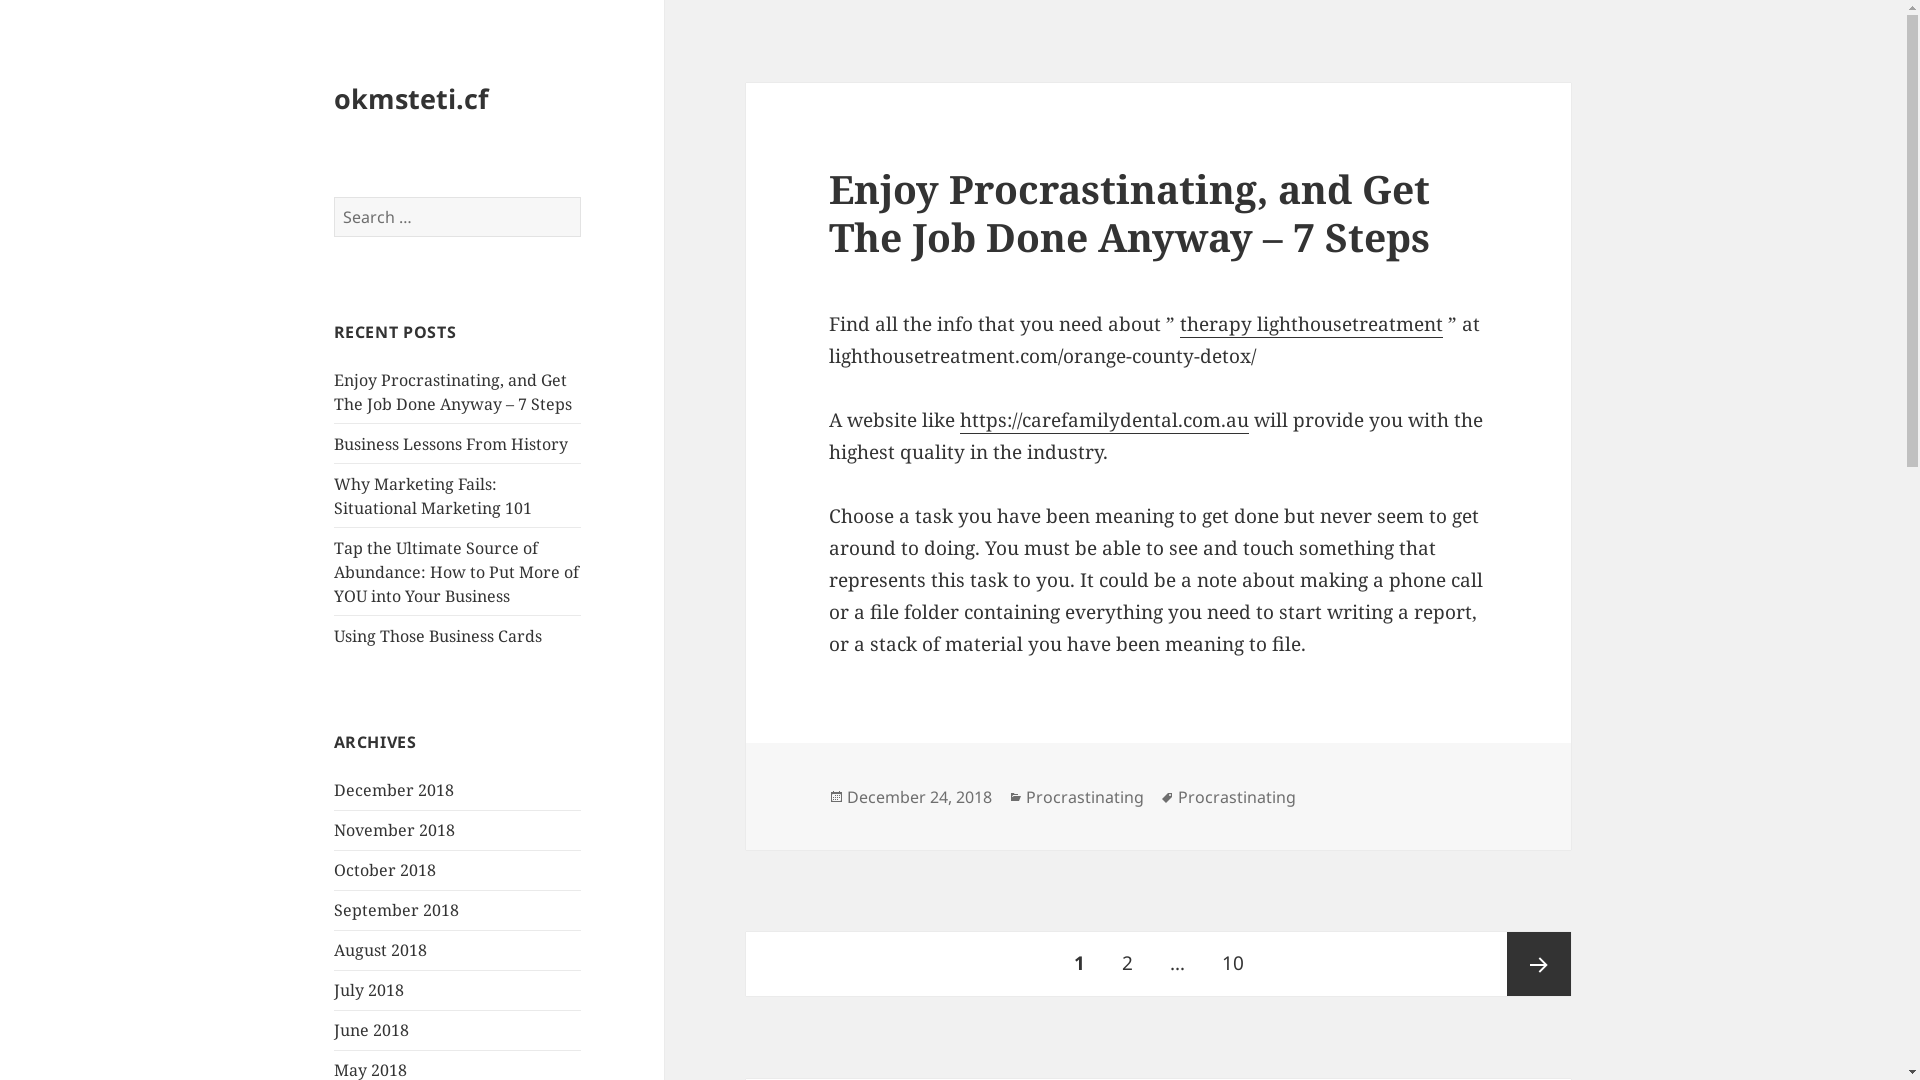 This screenshot has height=1080, width=1920. Describe the element at coordinates (393, 789) in the screenshot. I see `'December 2018'` at that location.